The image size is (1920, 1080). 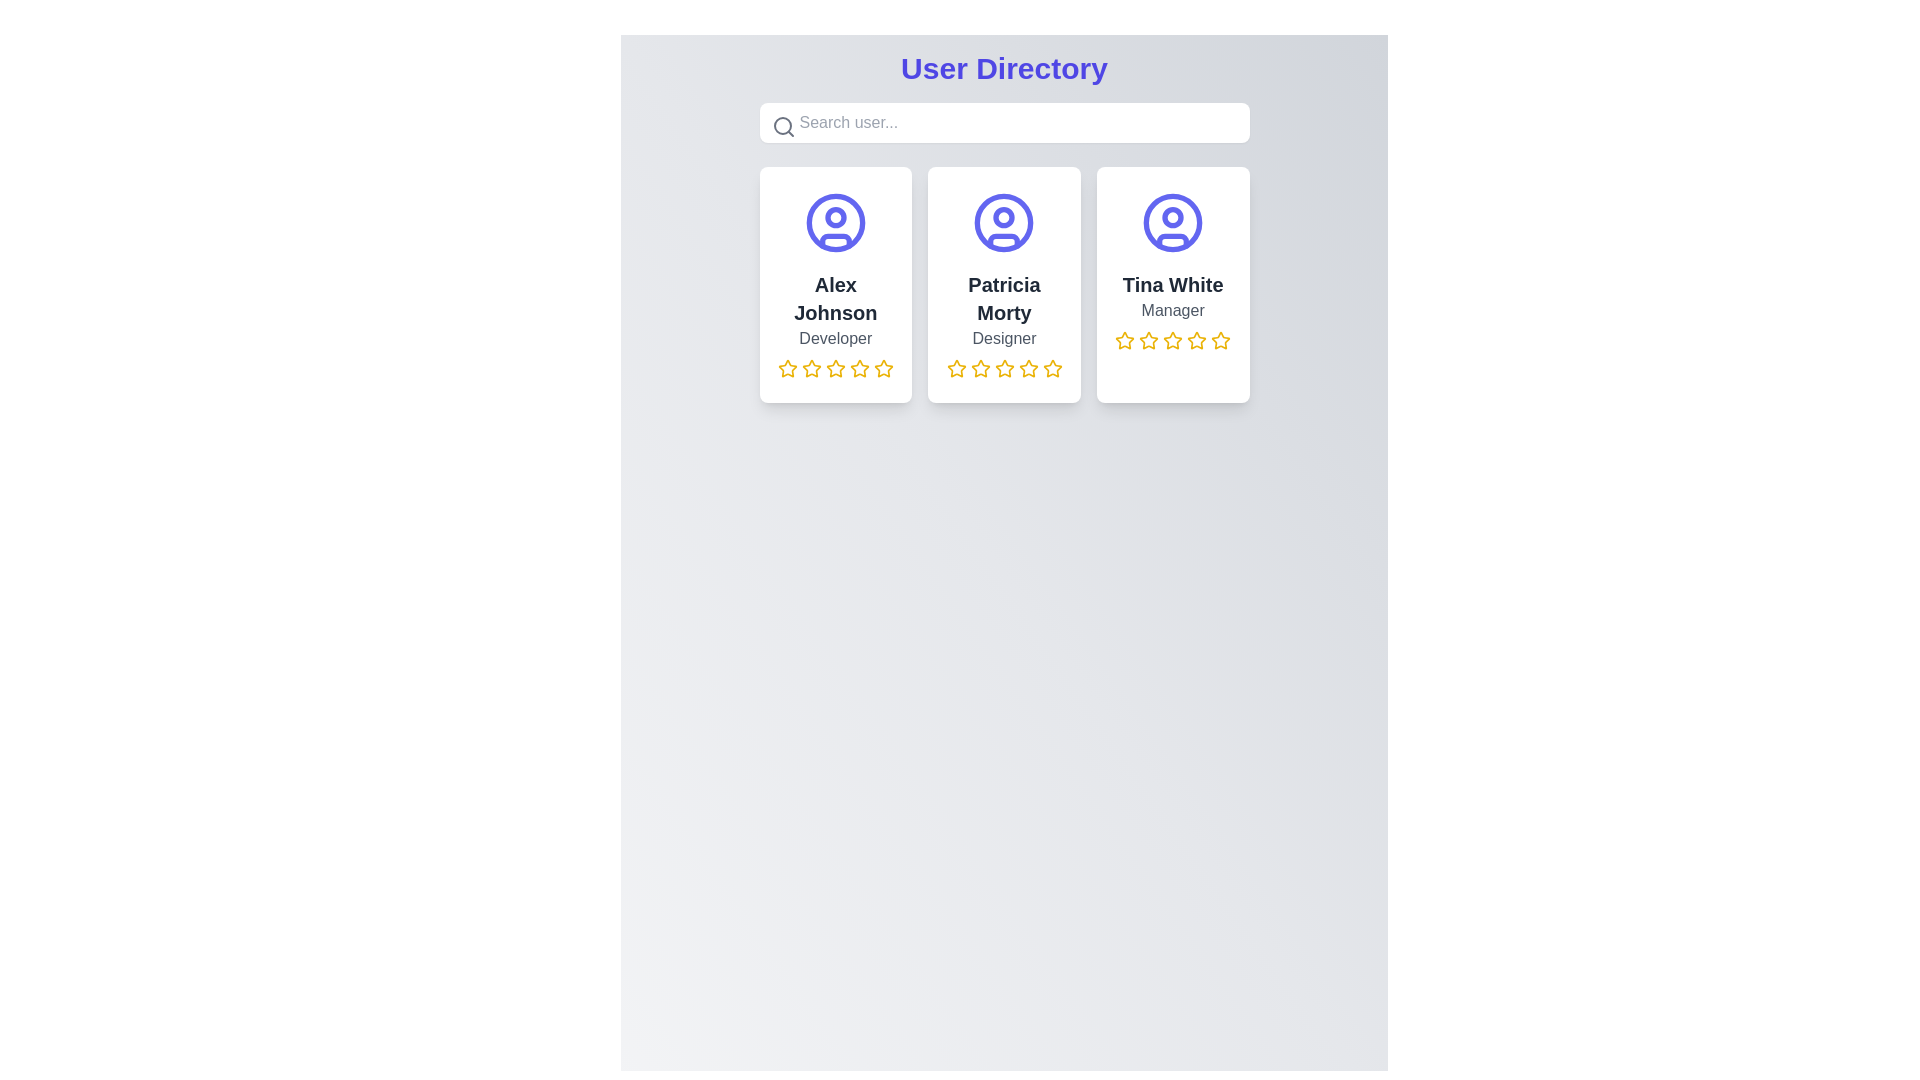 I want to click on the third star icon, so click(x=955, y=368).